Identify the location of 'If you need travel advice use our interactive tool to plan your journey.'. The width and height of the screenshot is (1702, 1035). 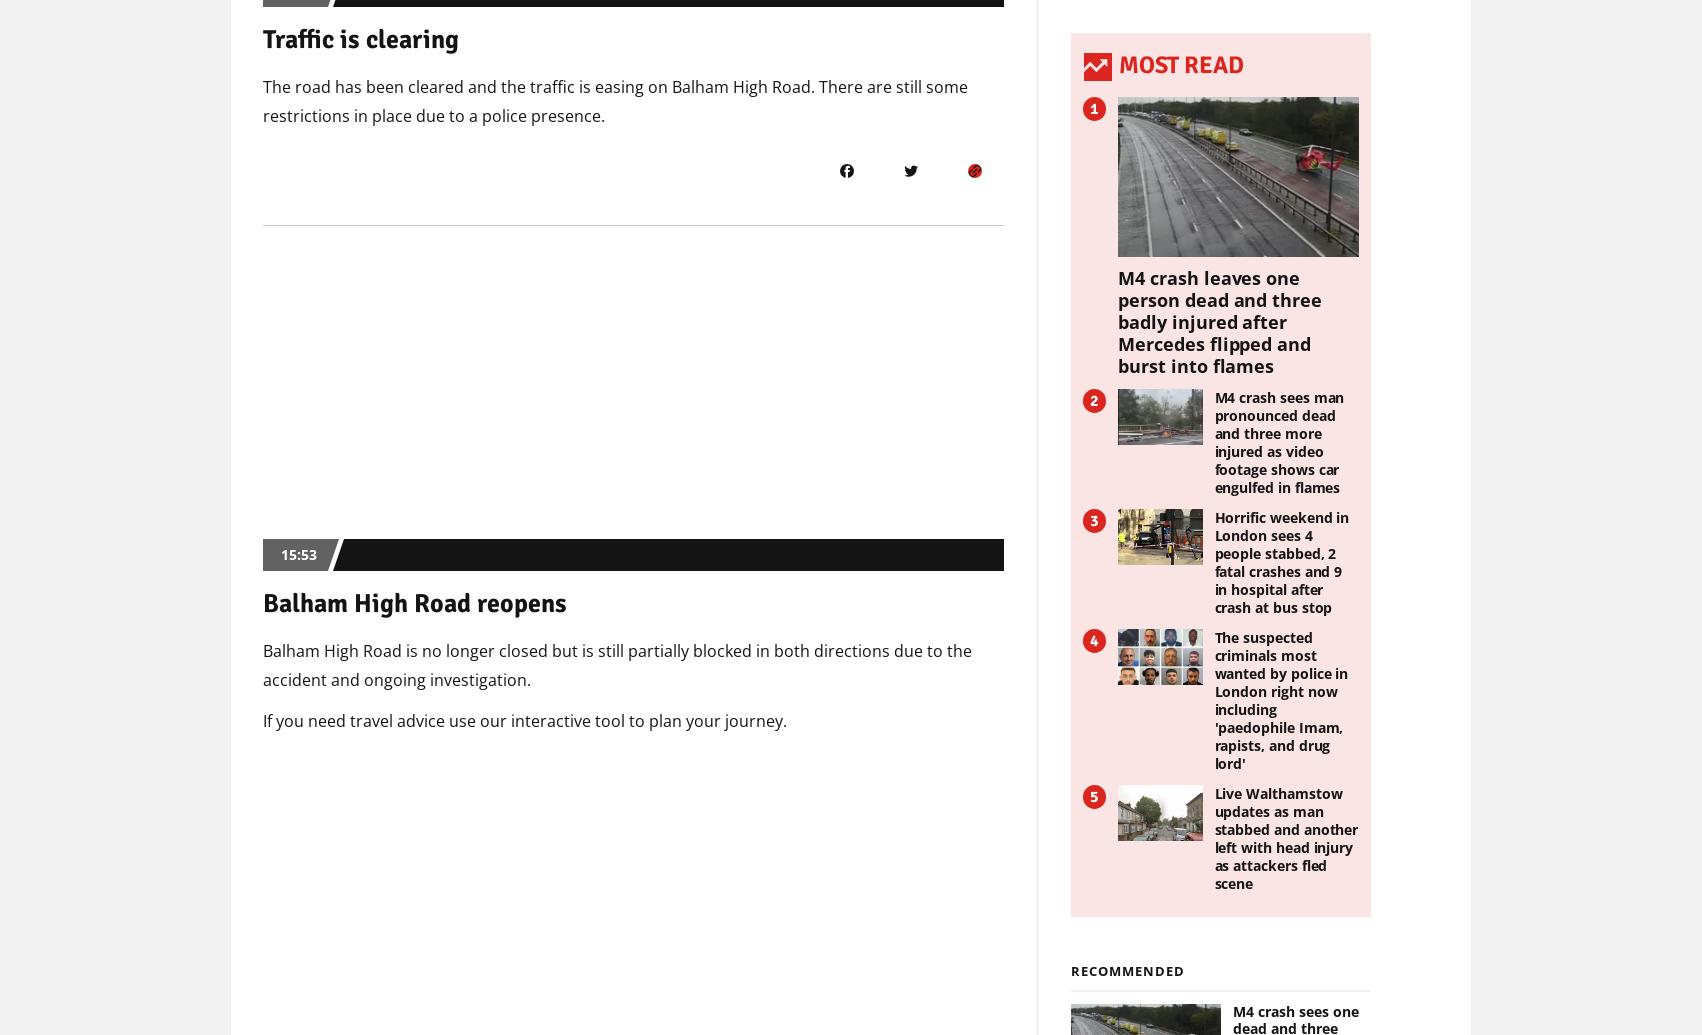
(261, 719).